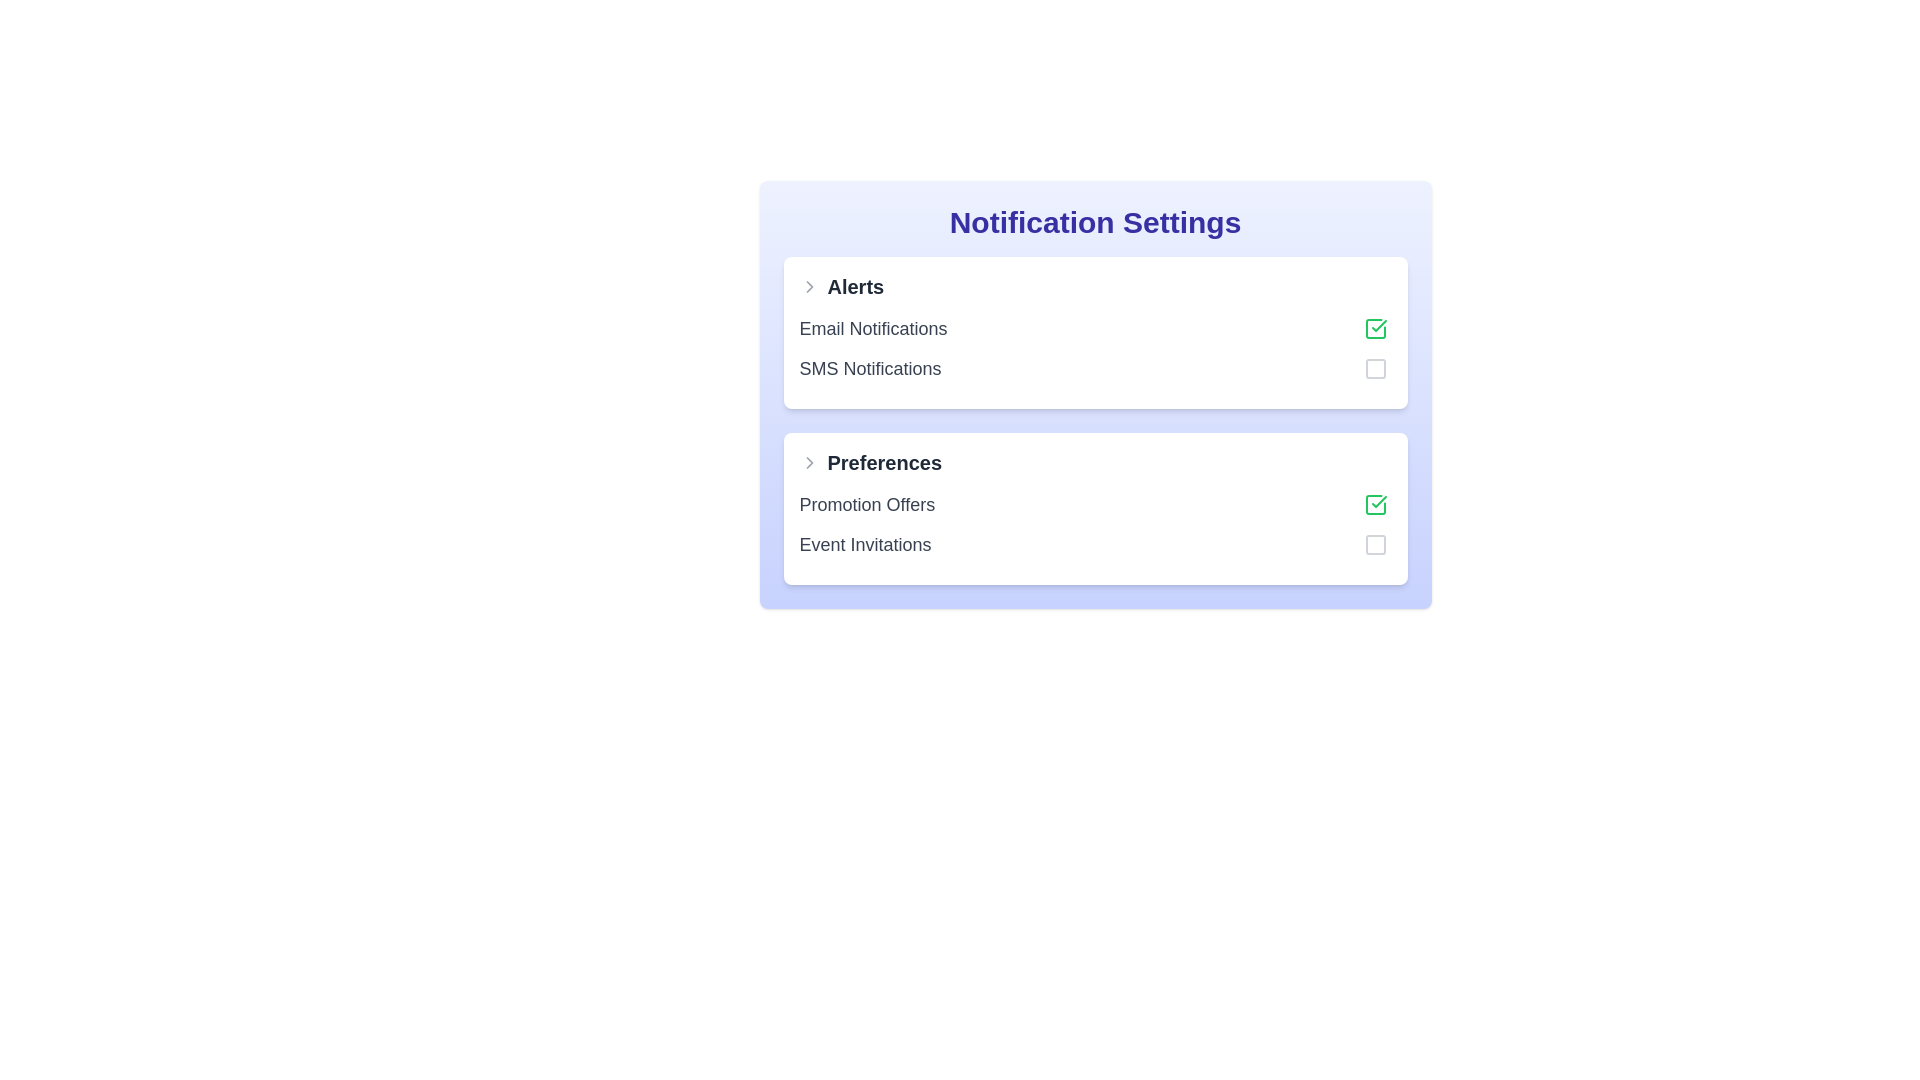 This screenshot has width=1920, height=1080. What do you see at coordinates (1374, 369) in the screenshot?
I see `the second icon` at bounding box center [1374, 369].